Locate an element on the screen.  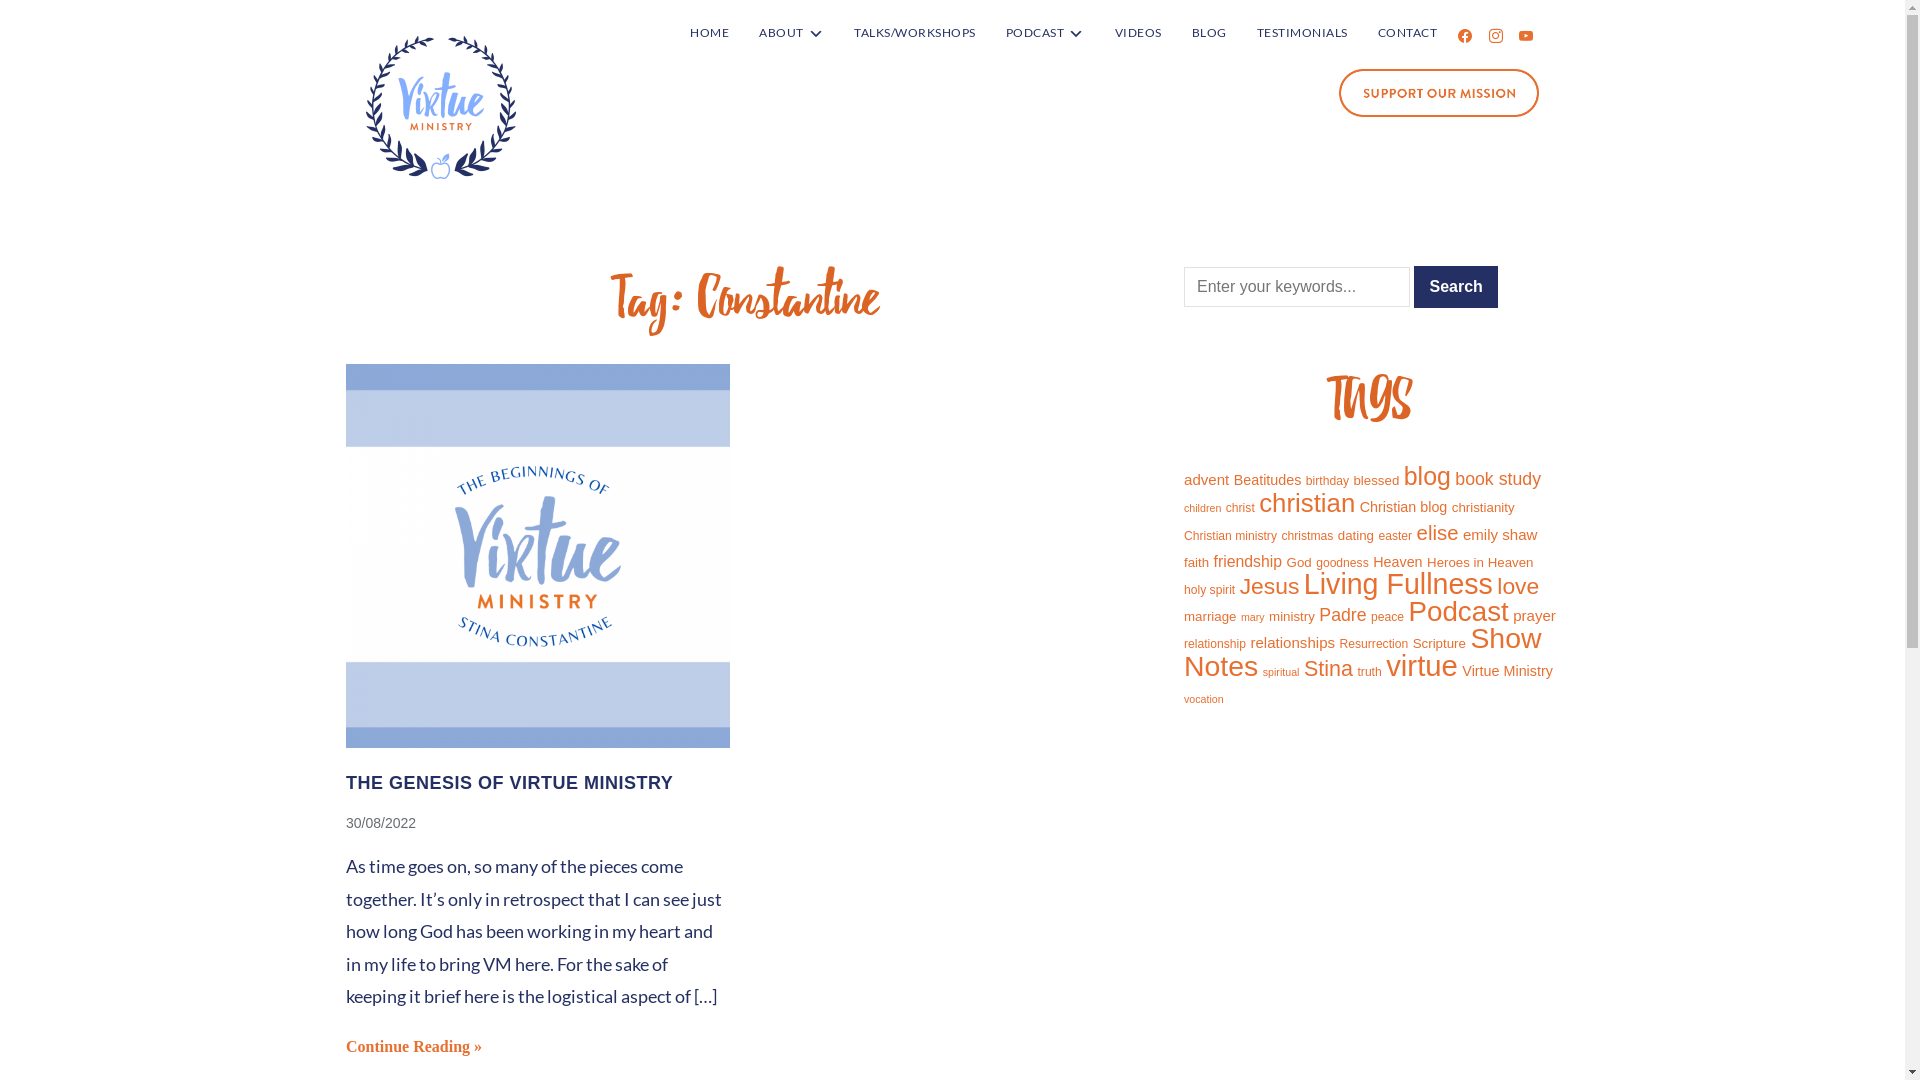
'vocation' is located at coordinates (1203, 697).